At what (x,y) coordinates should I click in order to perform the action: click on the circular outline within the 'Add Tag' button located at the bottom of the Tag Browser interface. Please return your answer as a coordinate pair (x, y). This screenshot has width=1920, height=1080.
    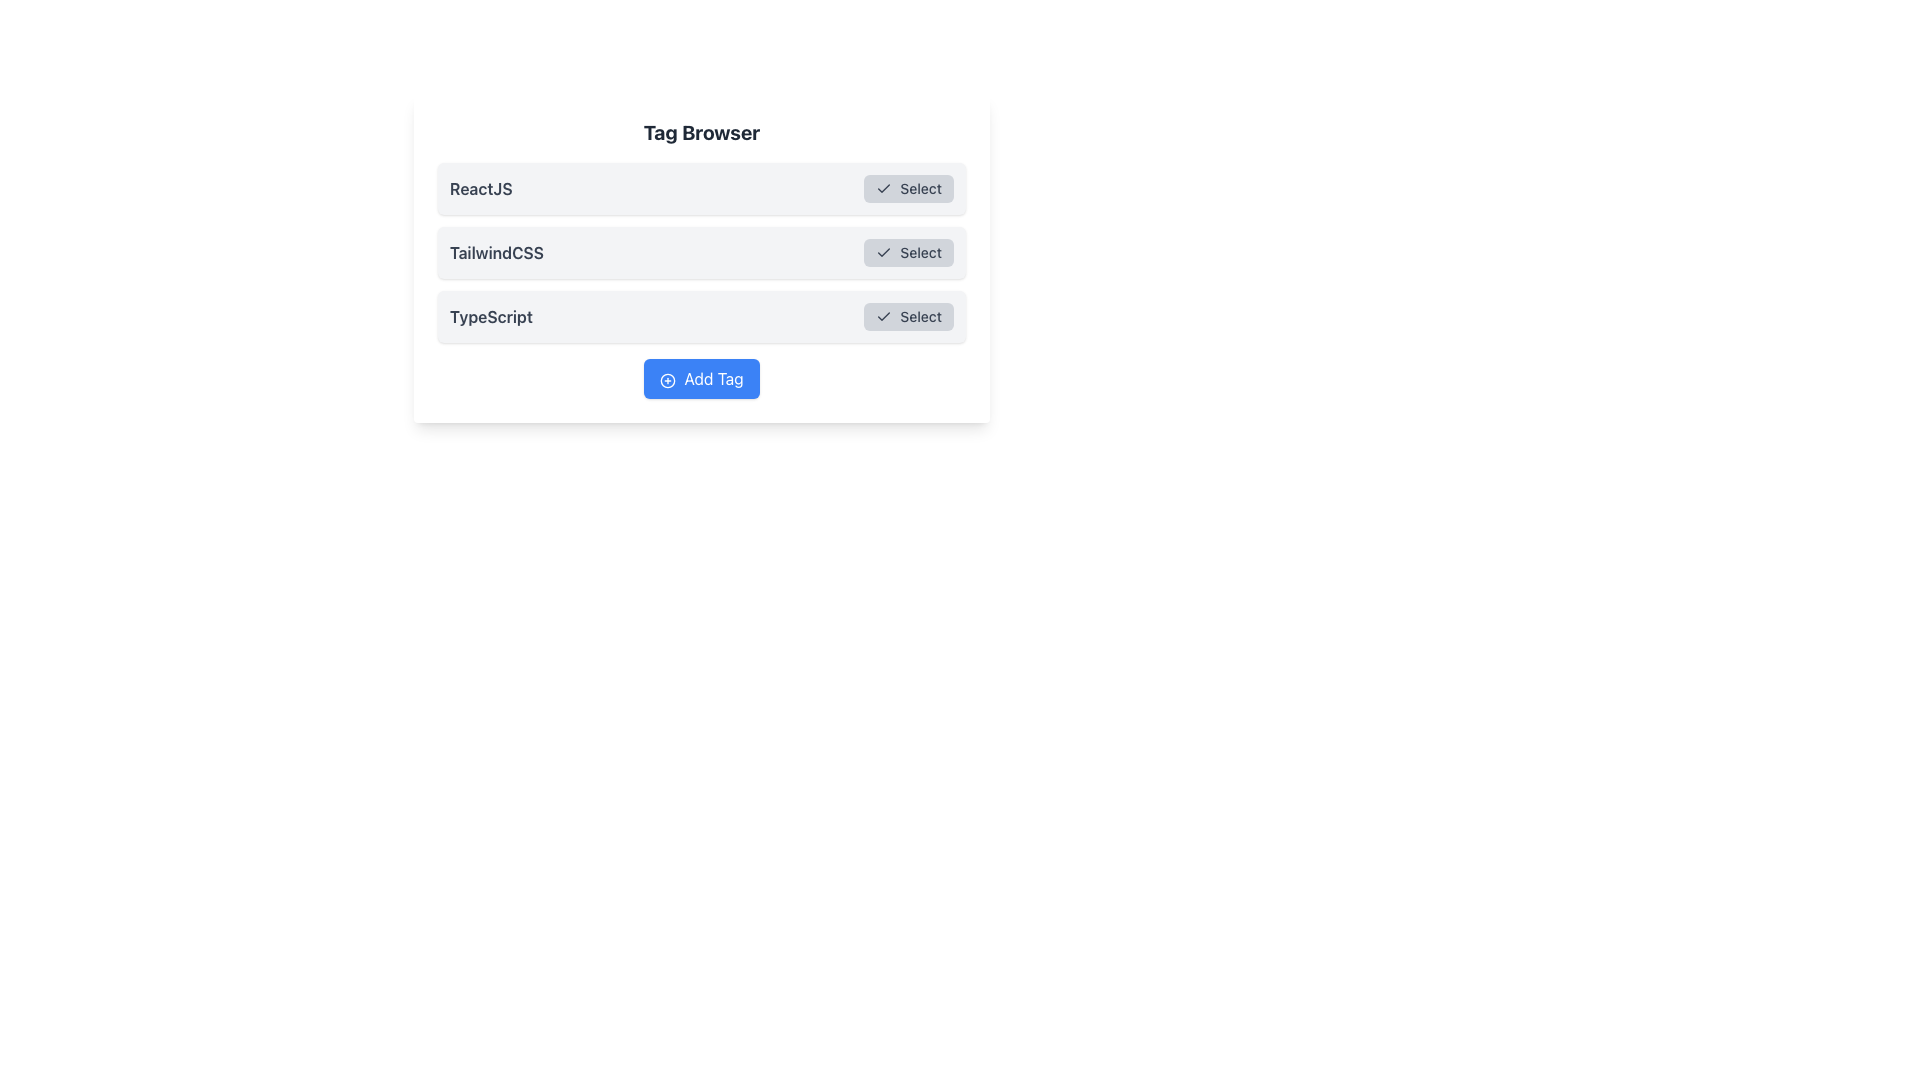
    Looking at the image, I should click on (668, 380).